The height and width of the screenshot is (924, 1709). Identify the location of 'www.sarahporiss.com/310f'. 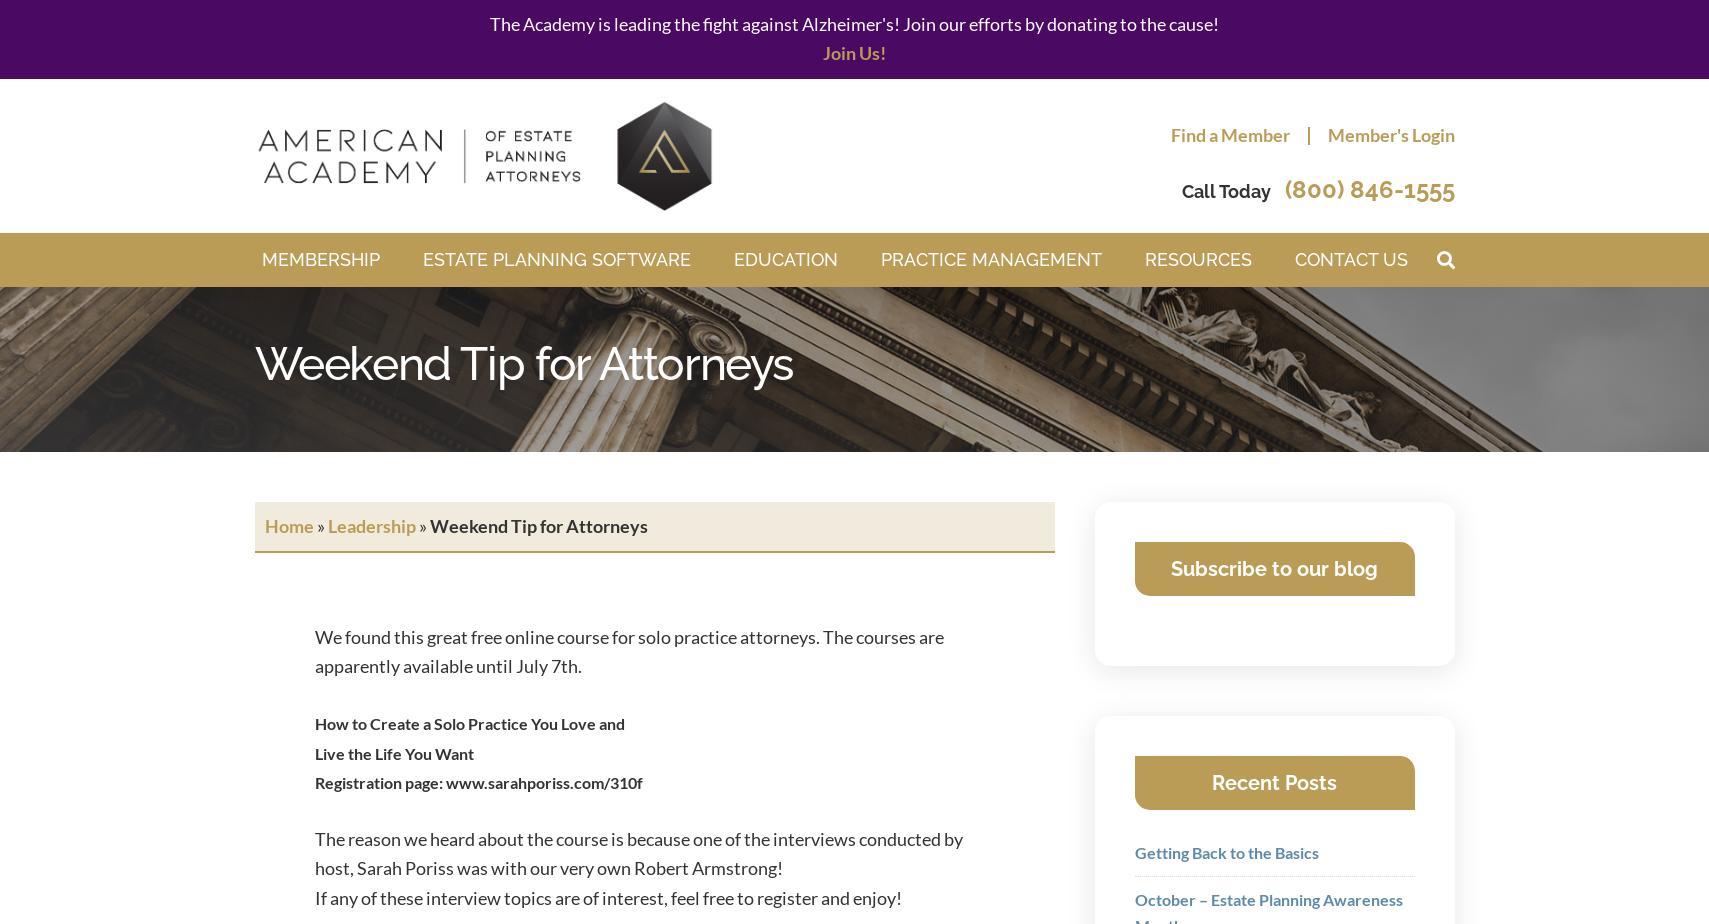
(542, 781).